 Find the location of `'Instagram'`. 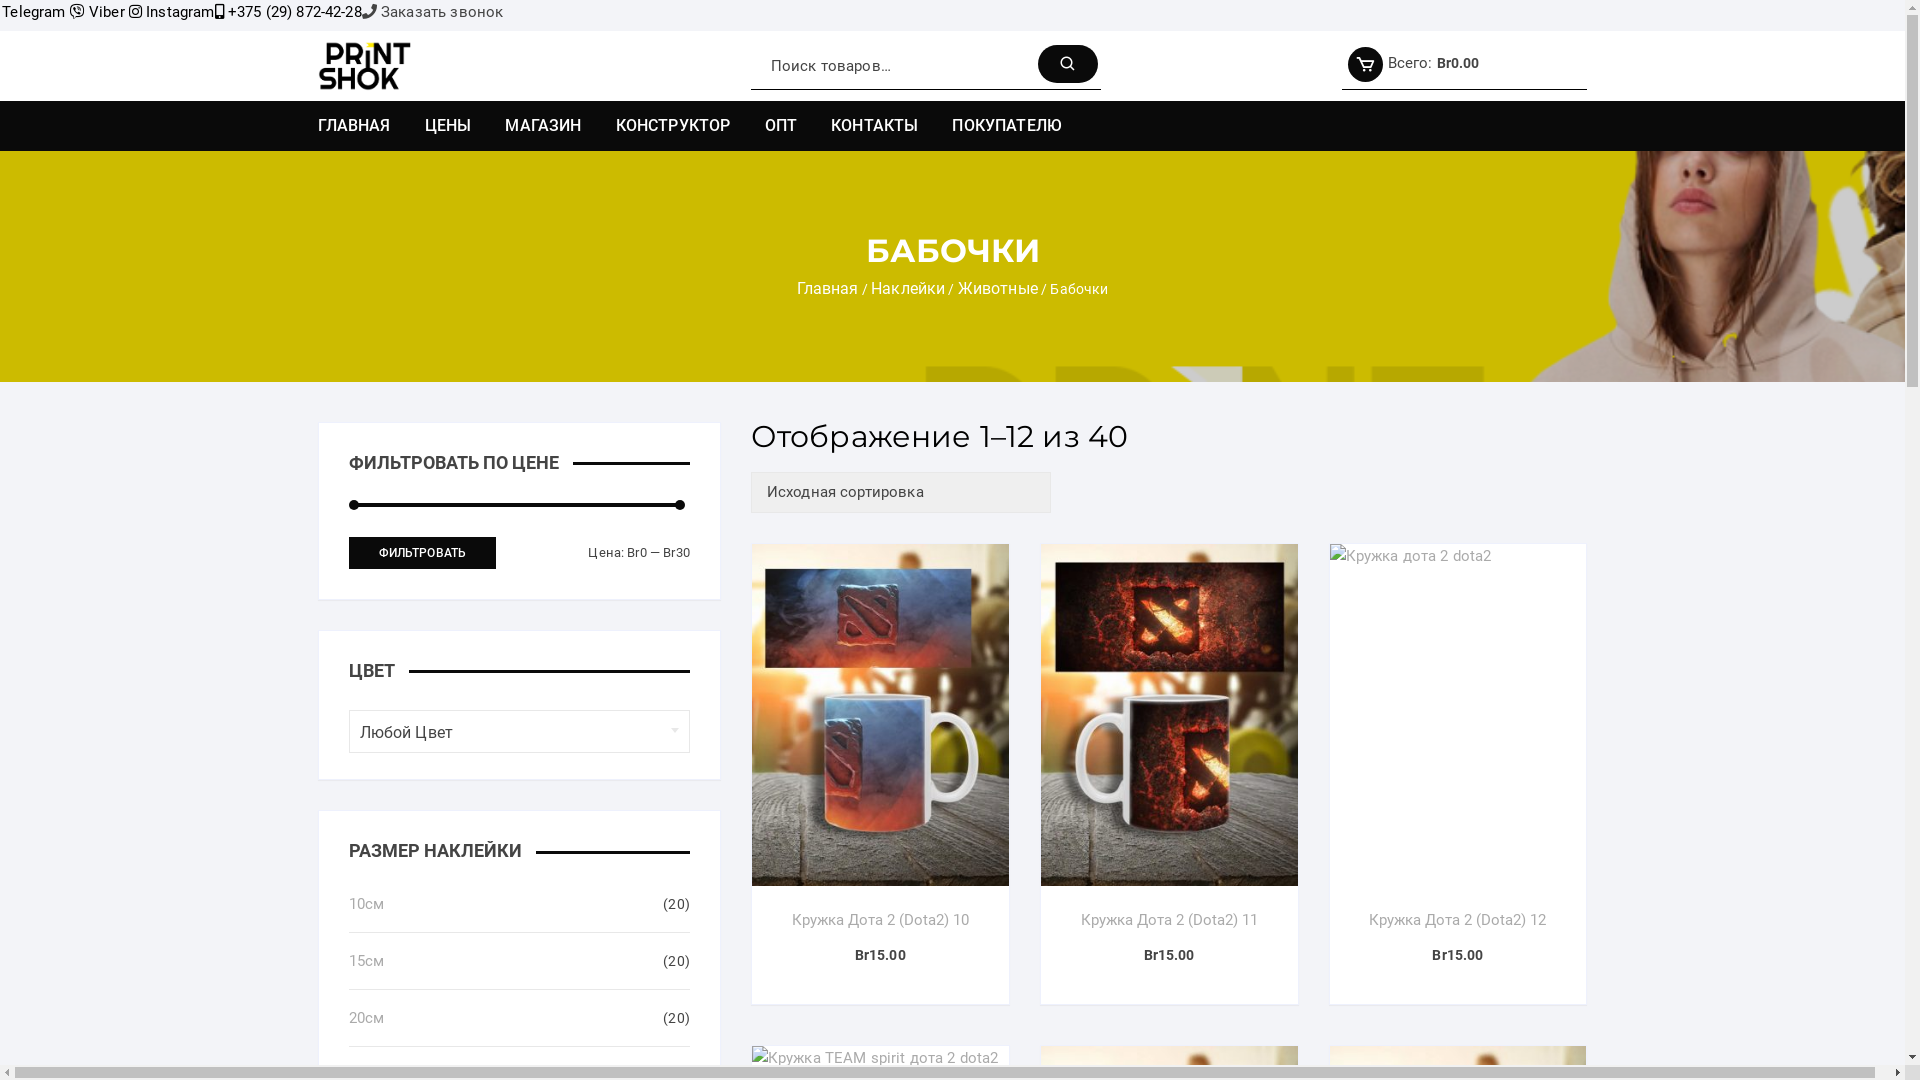

'Instagram' is located at coordinates (128, 11).